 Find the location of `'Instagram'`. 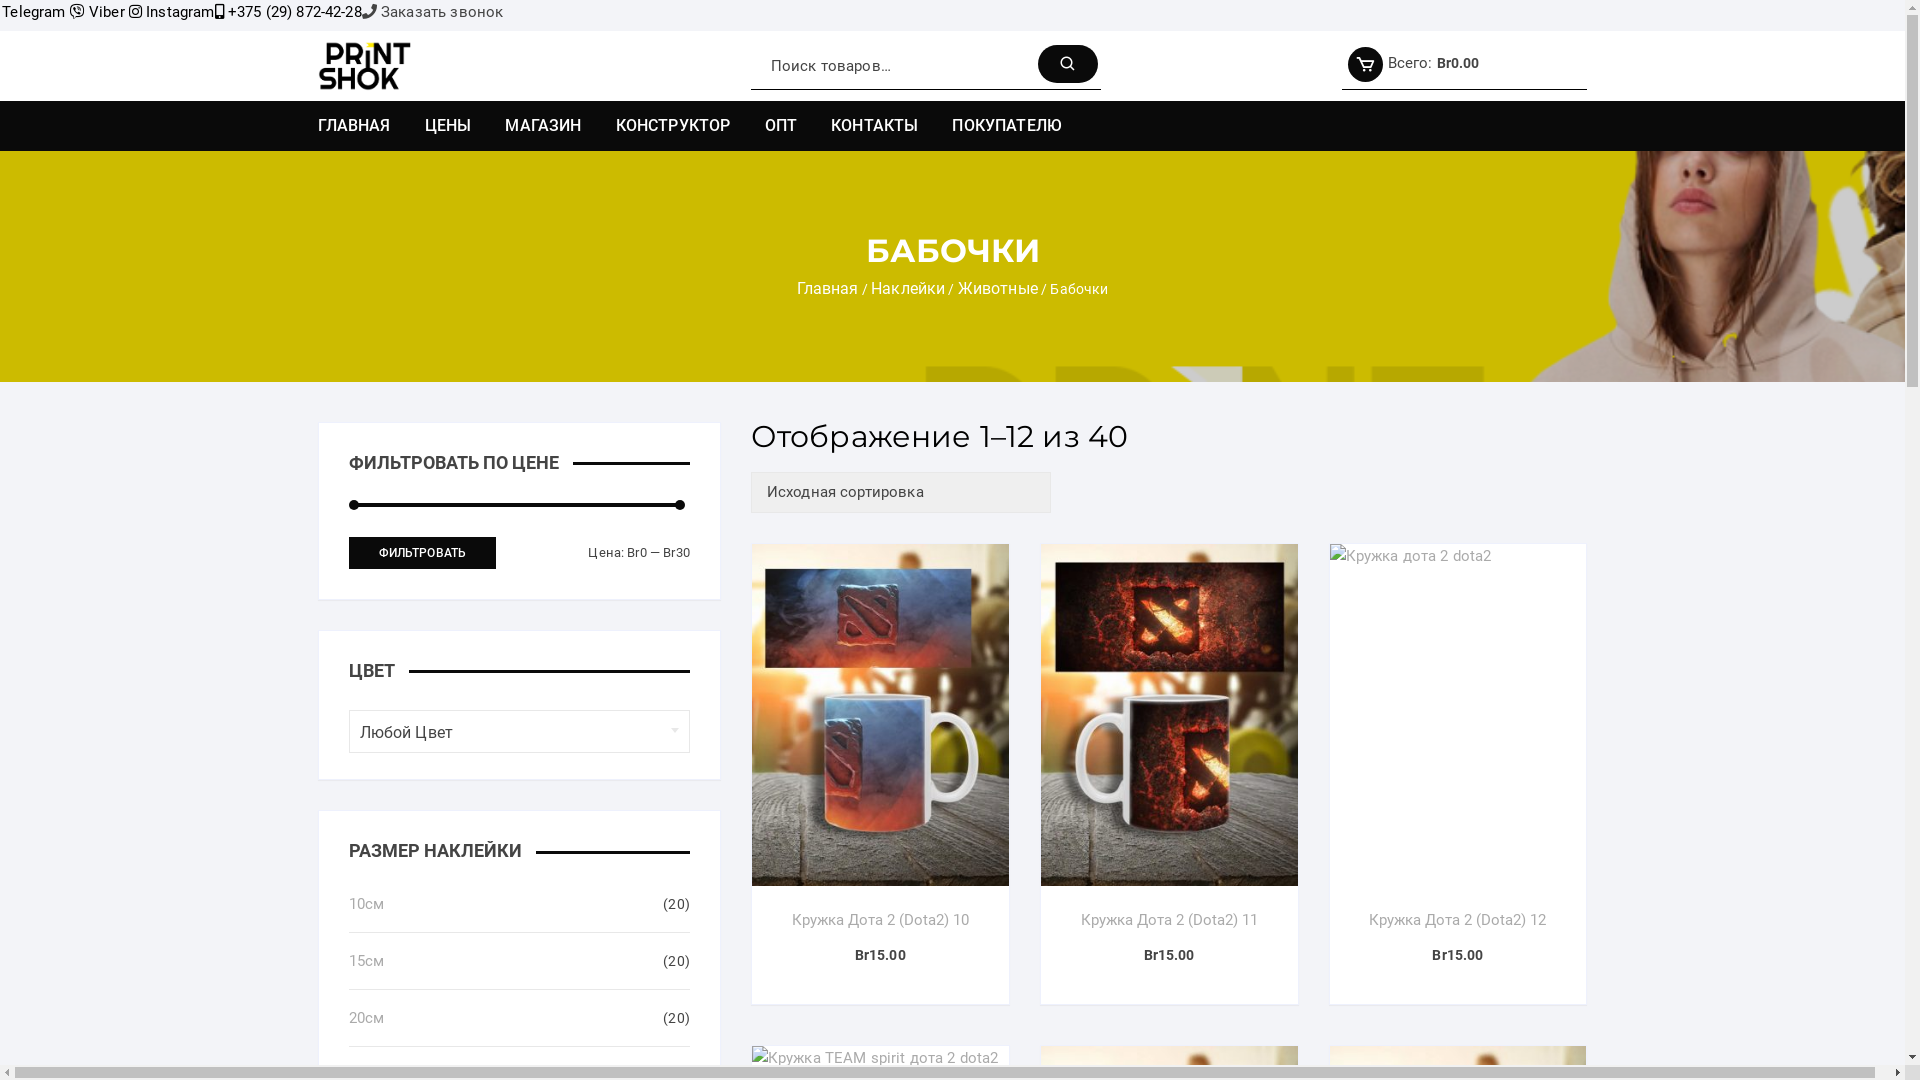

'Instagram' is located at coordinates (128, 11).